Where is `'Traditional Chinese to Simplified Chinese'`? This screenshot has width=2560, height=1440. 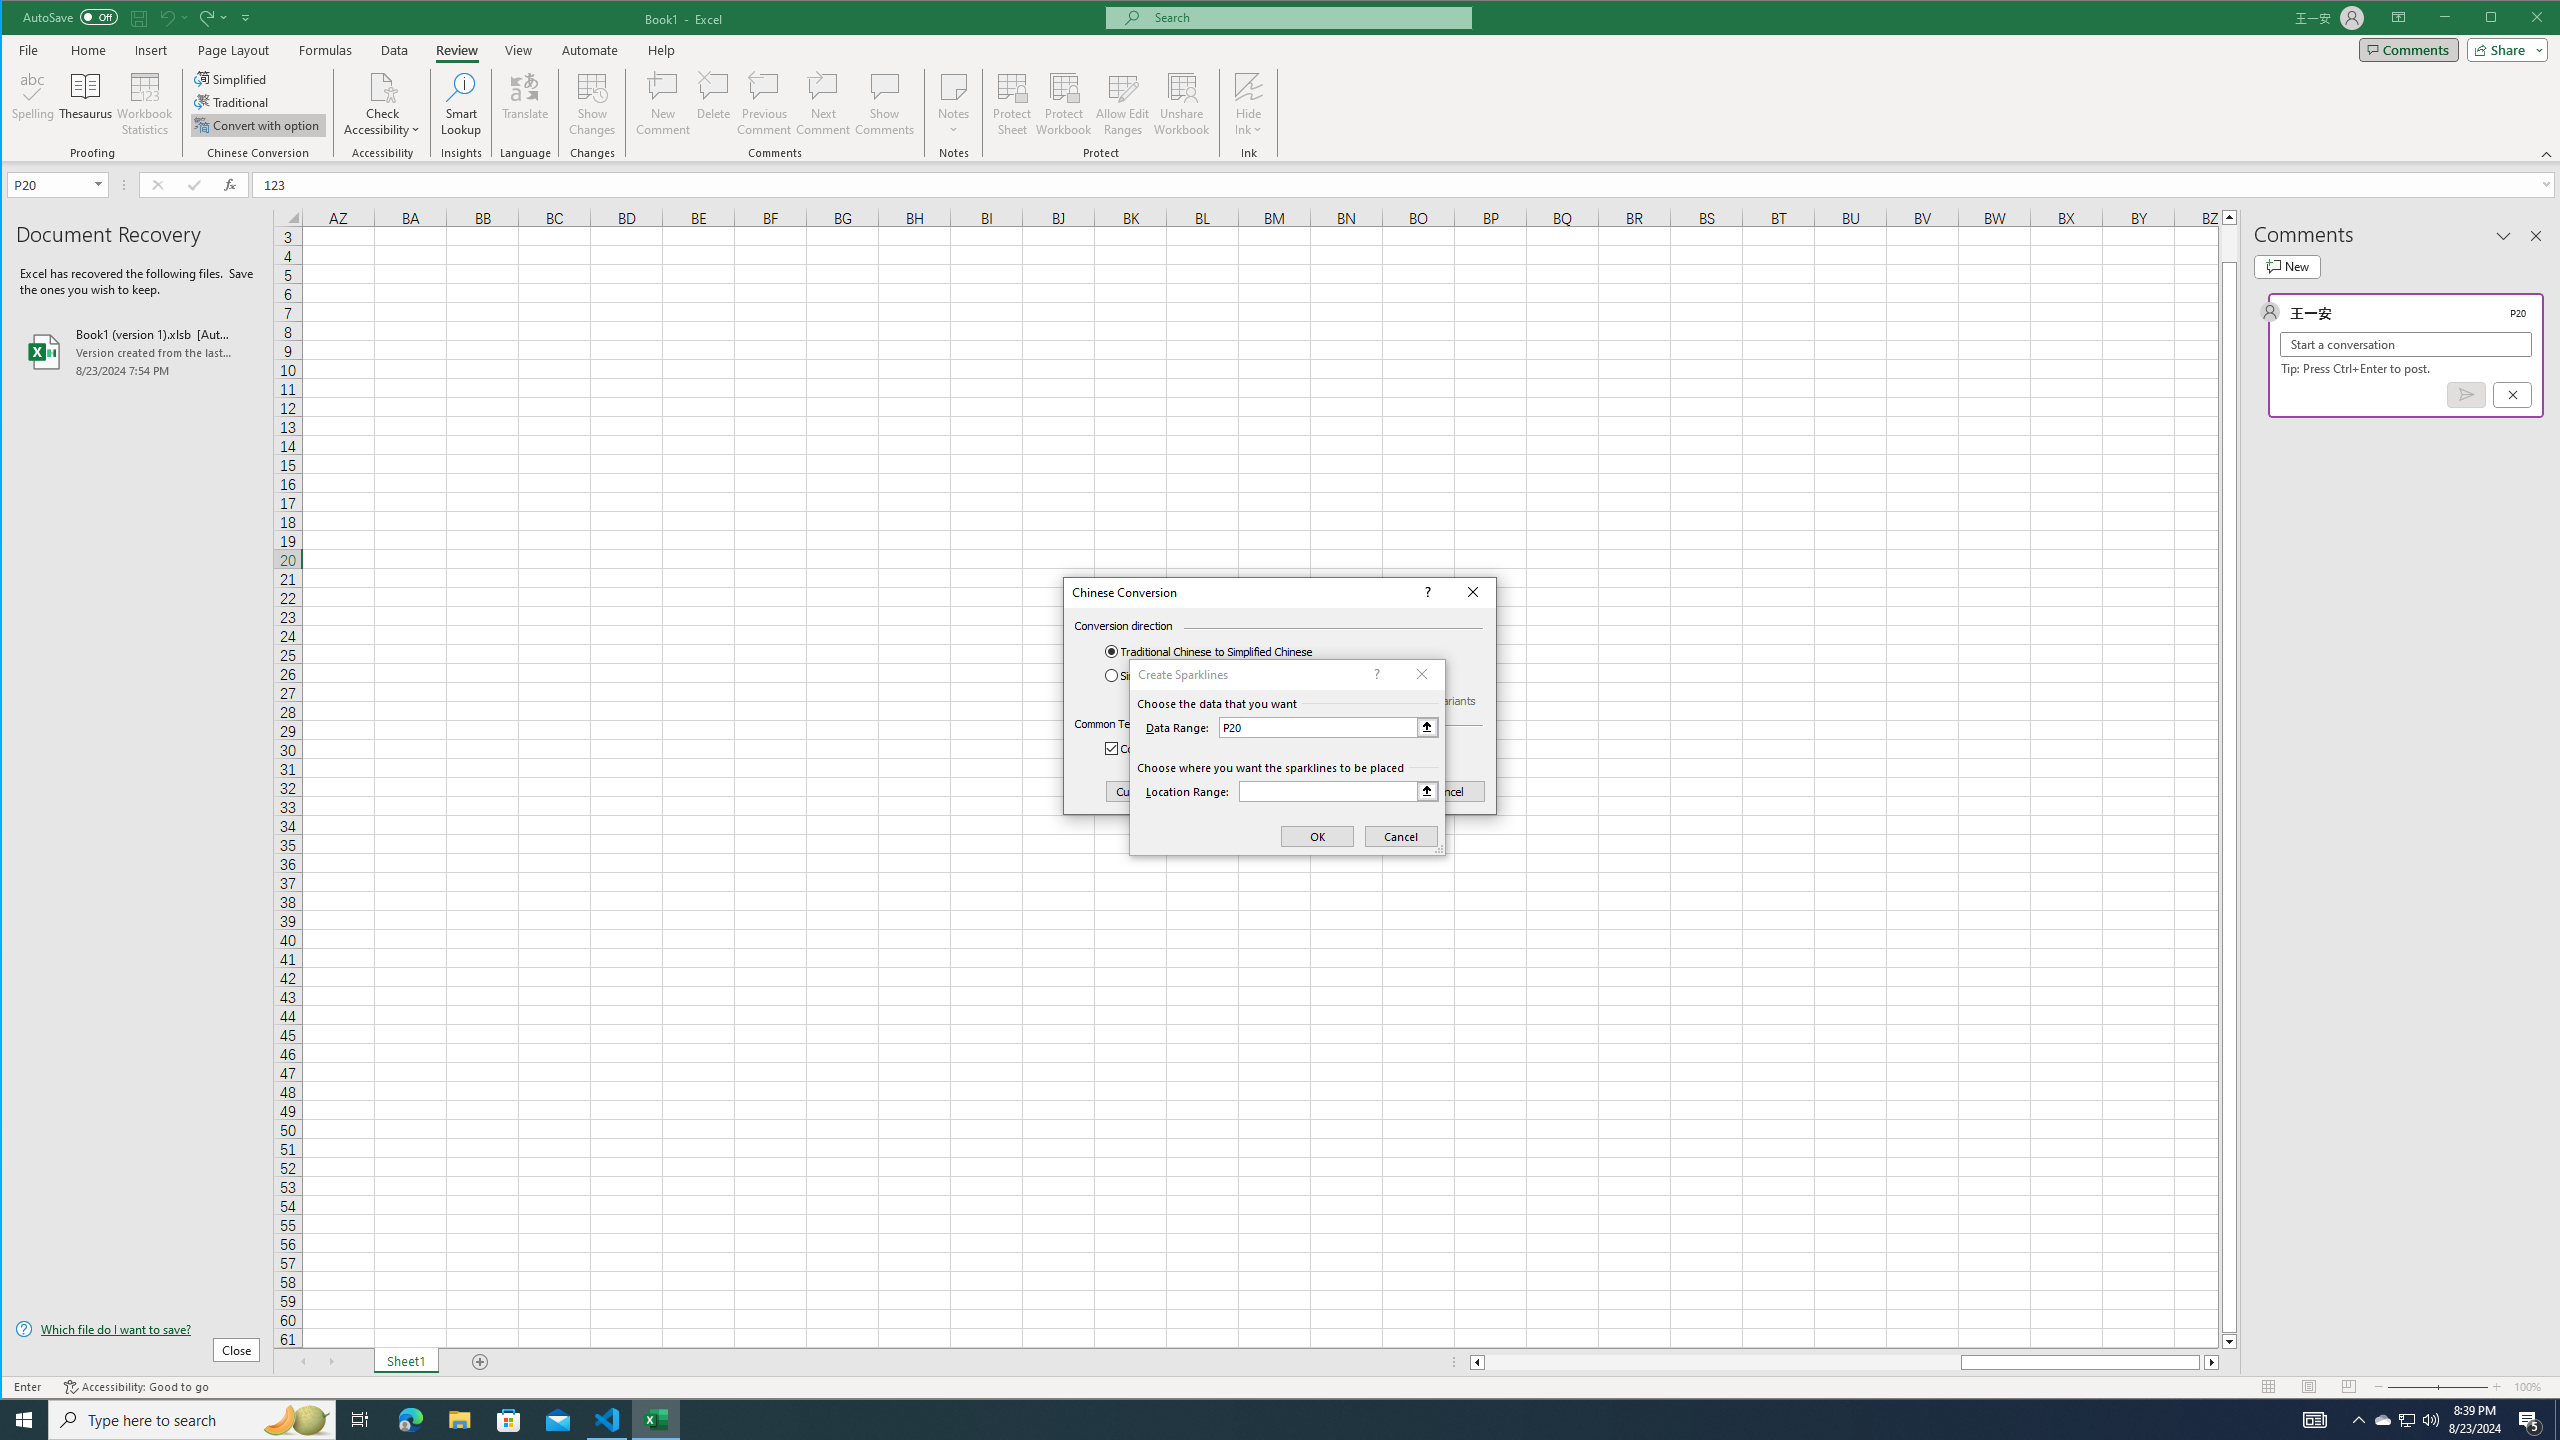 'Traditional Chinese to Simplified Chinese' is located at coordinates (1223, 651).